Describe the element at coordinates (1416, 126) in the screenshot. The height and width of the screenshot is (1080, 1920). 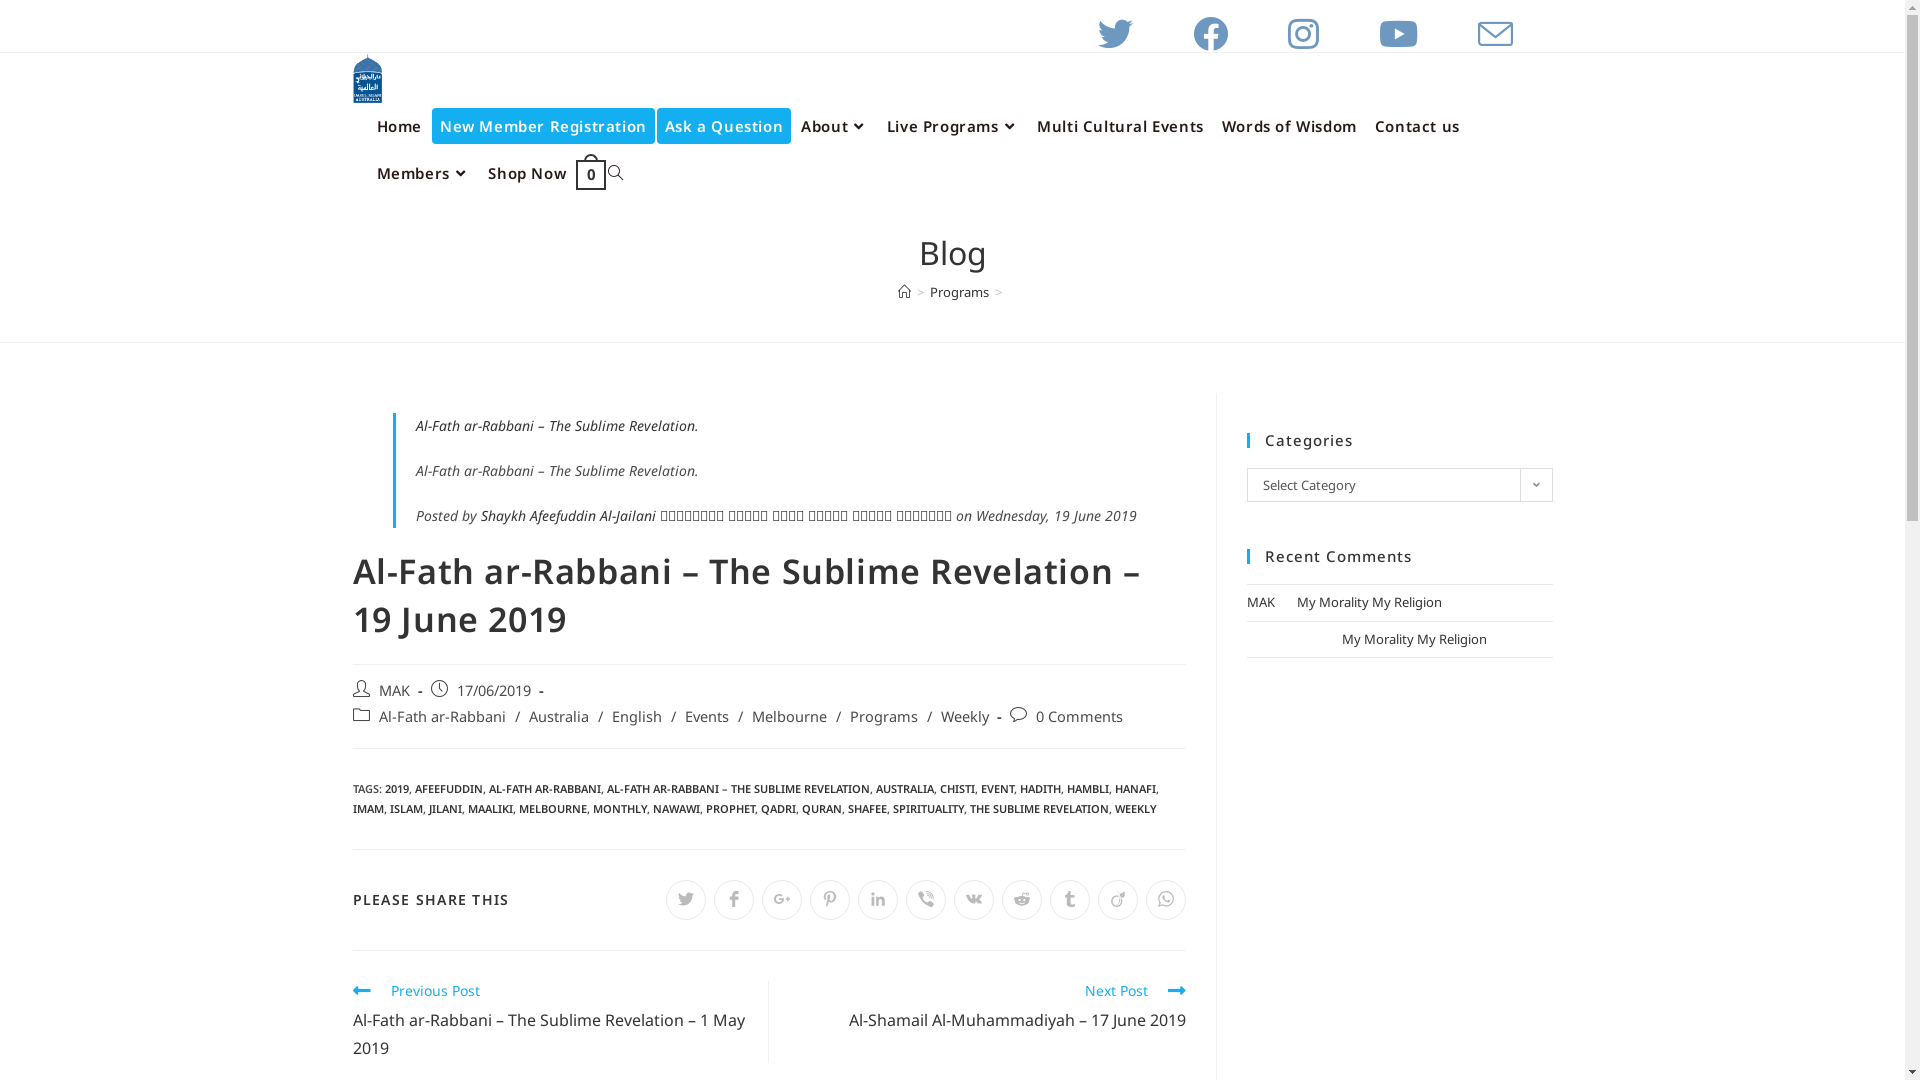
I see `'Contact us'` at that location.